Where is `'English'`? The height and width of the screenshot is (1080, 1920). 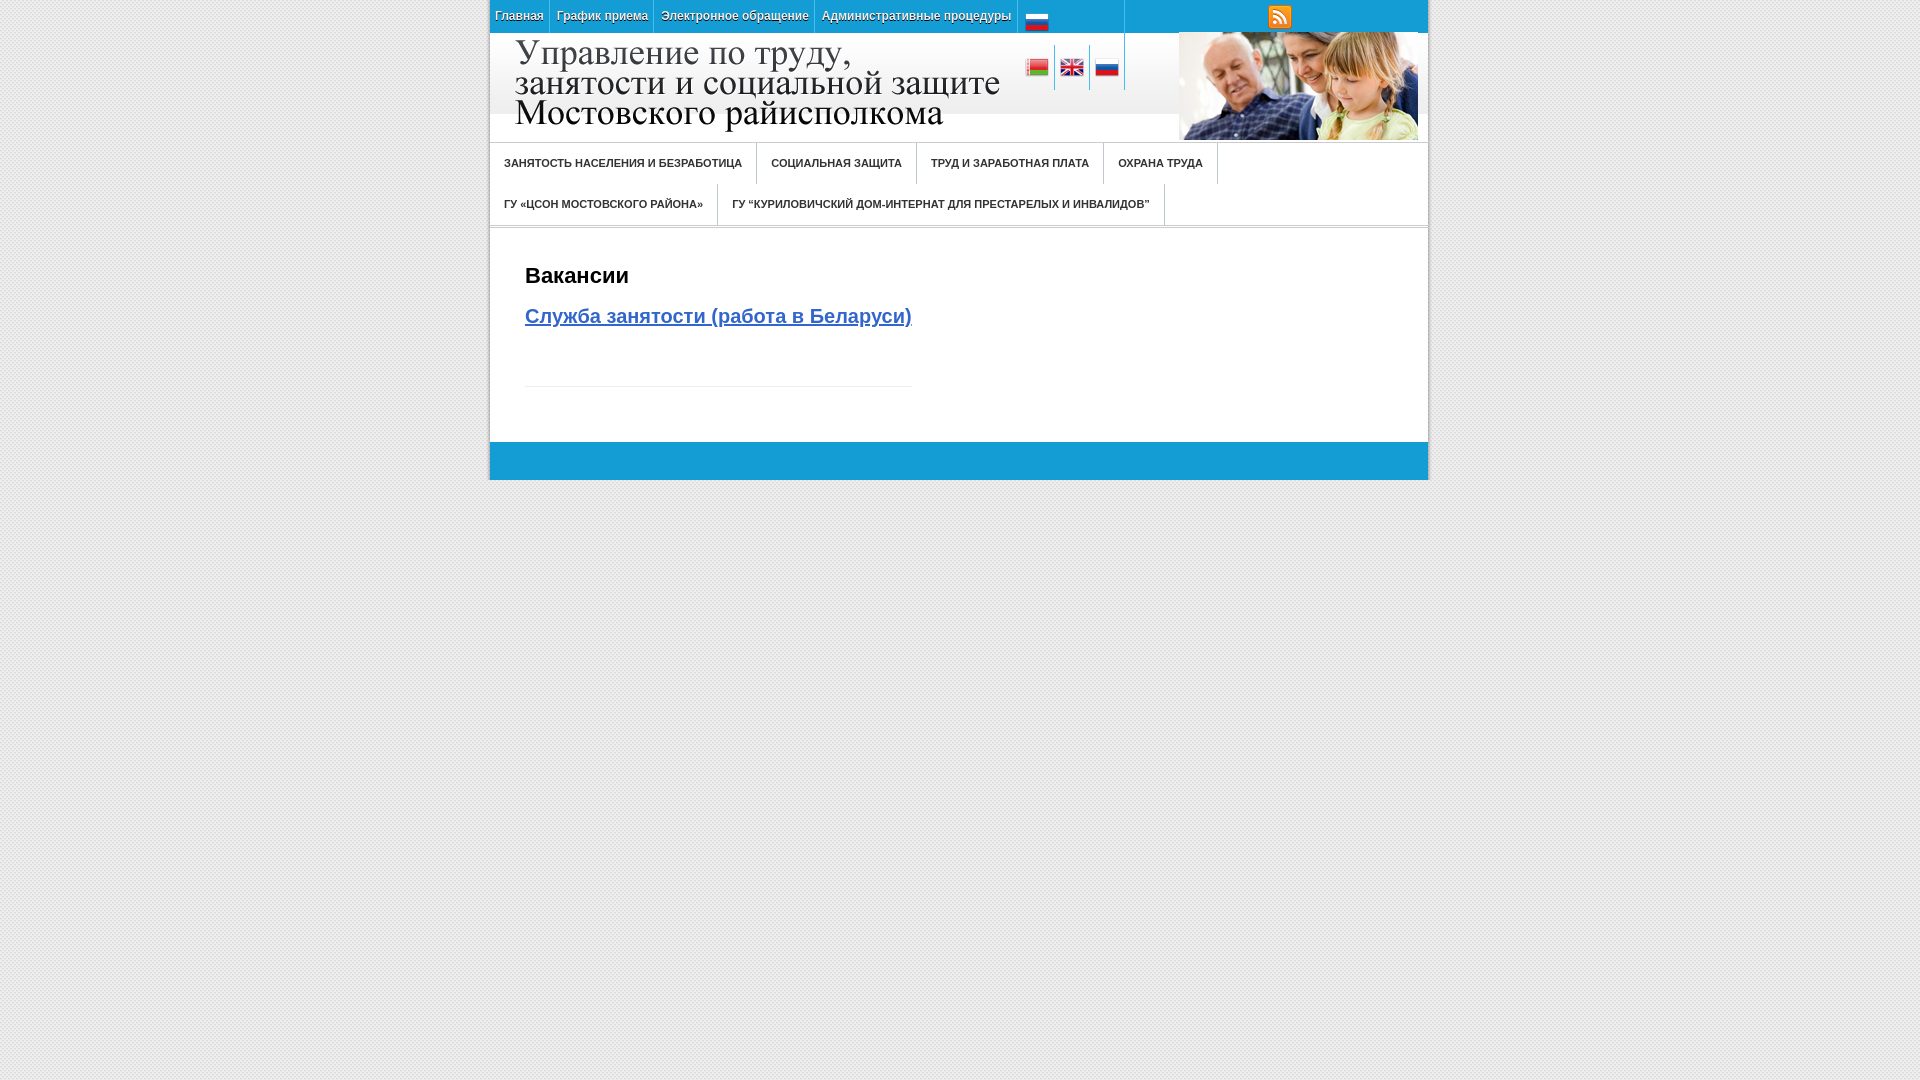 'English' is located at coordinates (1054, 66).